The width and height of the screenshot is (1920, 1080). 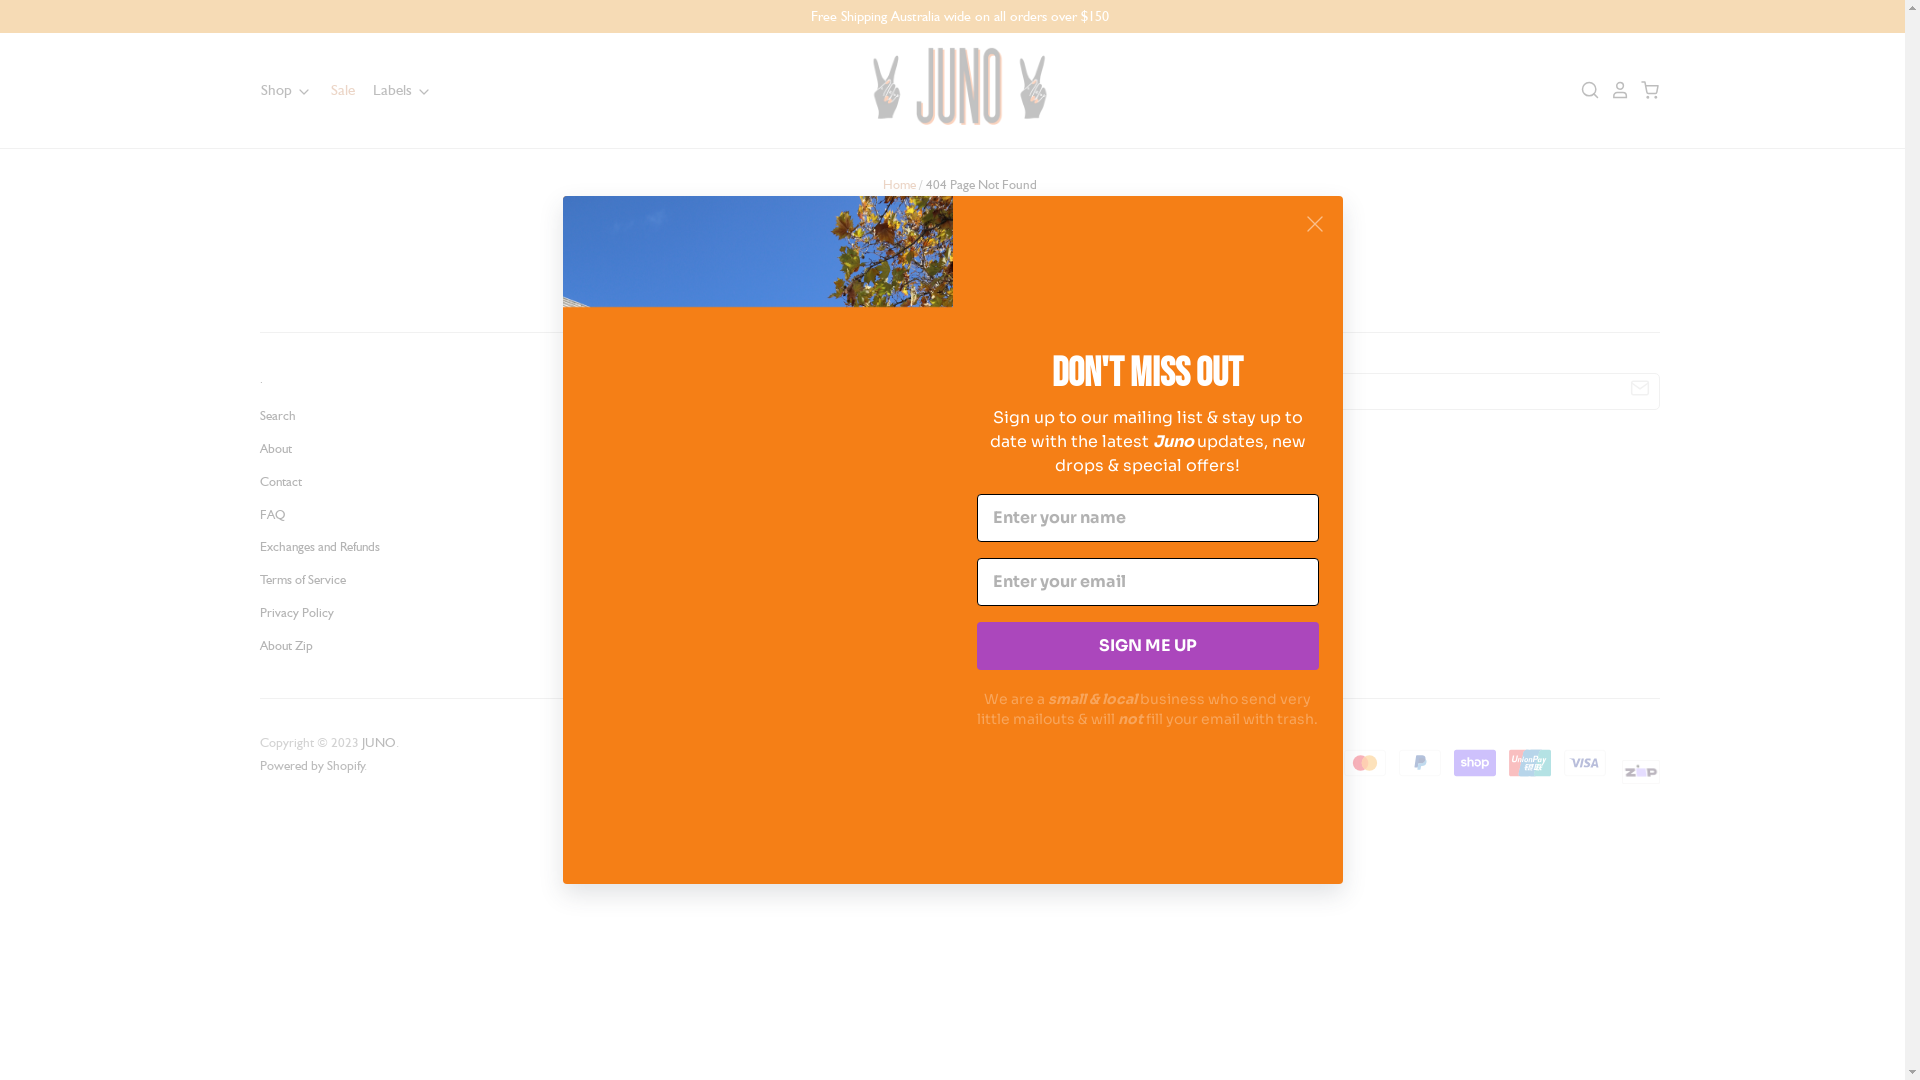 What do you see at coordinates (394, 88) in the screenshot?
I see `'Labels'` at bounding box center [394, 88].